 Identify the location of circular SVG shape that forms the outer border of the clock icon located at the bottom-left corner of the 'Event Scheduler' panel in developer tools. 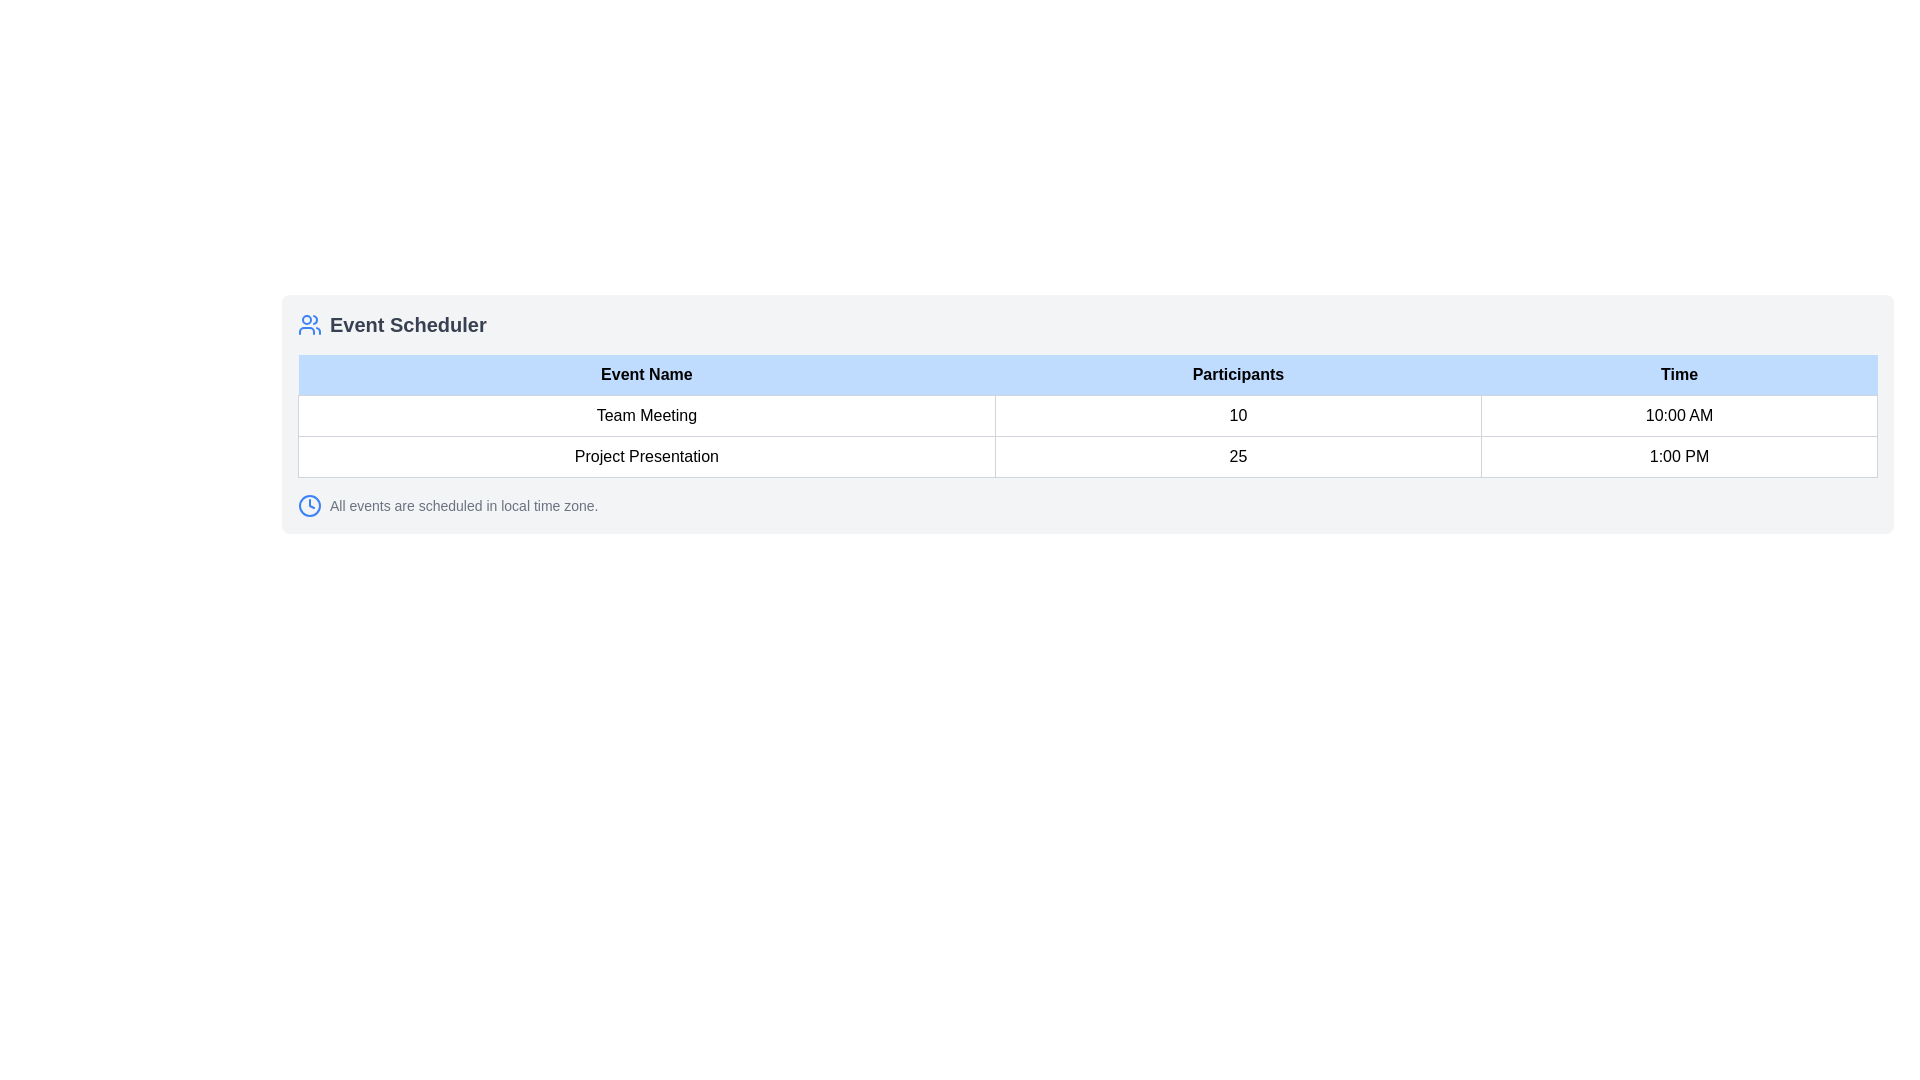
(309, 504).